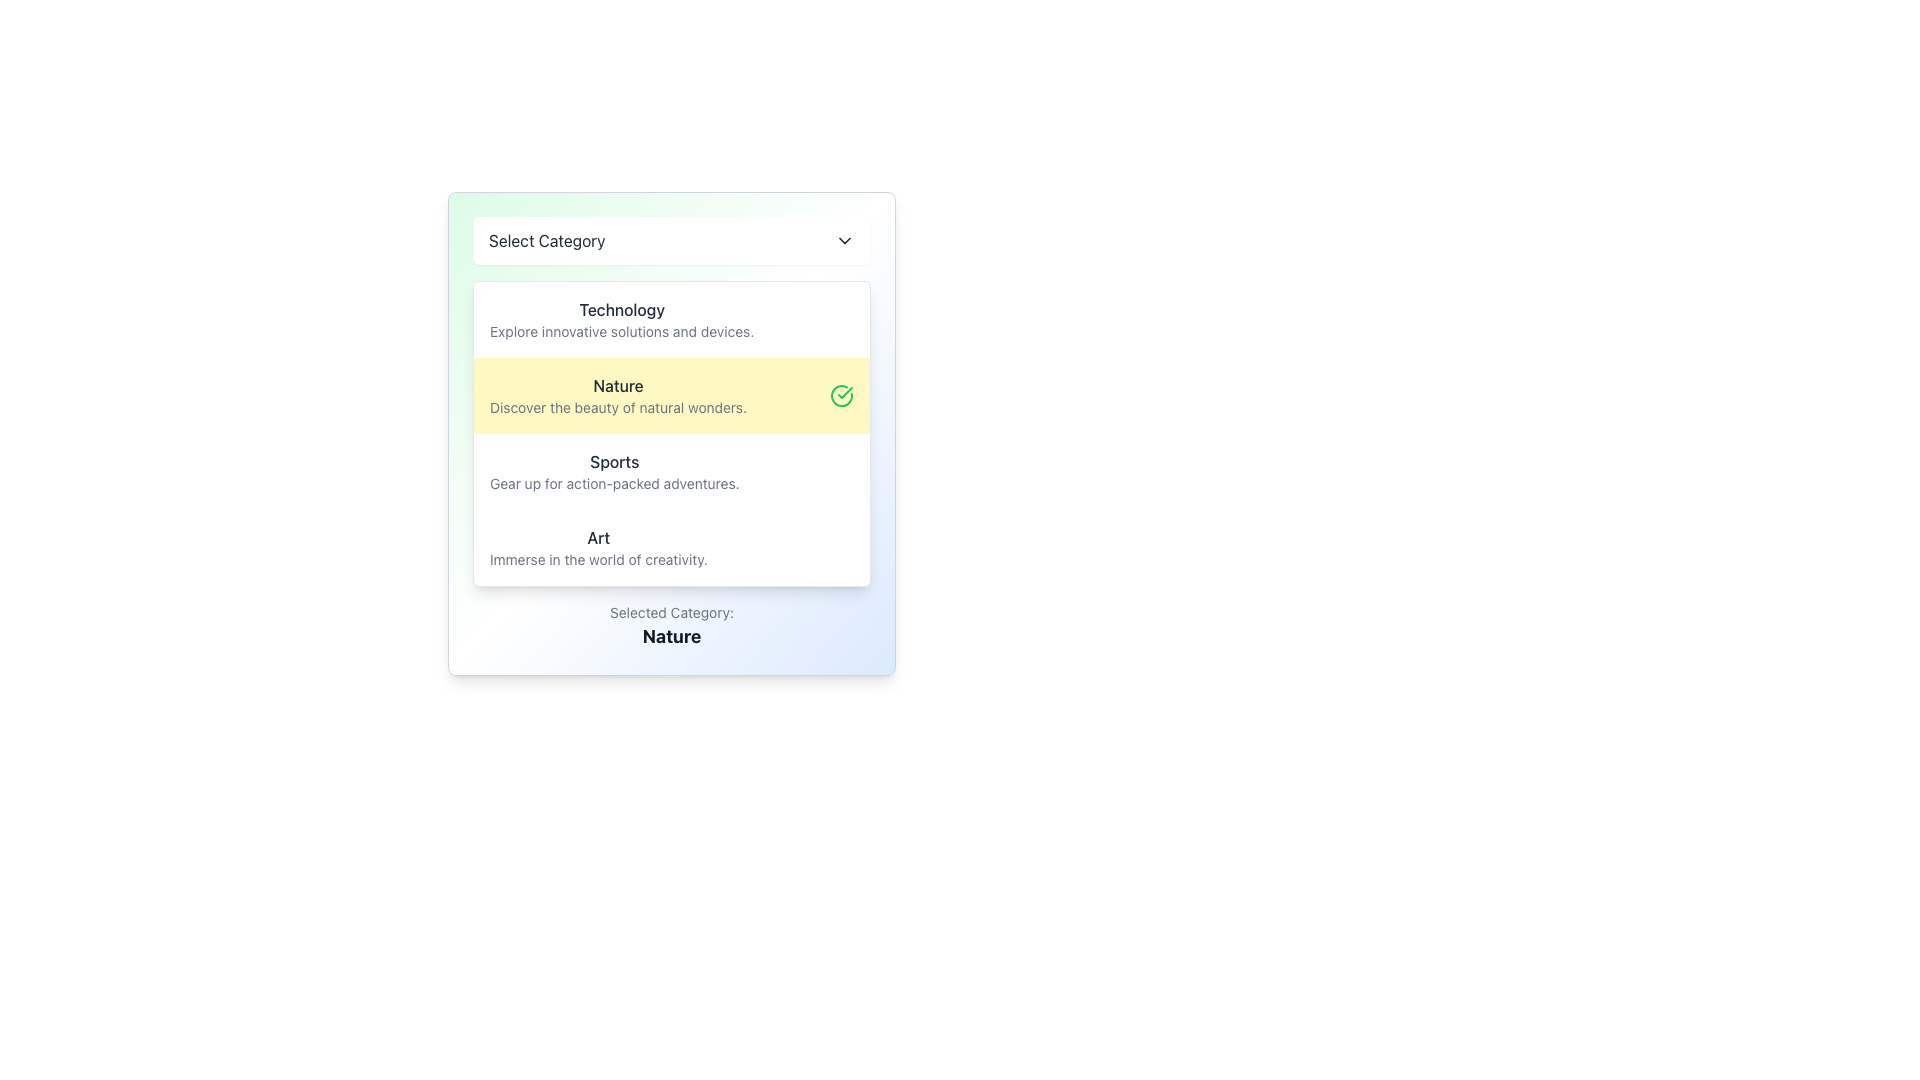 The image size is (1920, 1080). I want to click on the 'Sports' category heading in the dropdown menu to focus or select the associated category, so click(613, 462).